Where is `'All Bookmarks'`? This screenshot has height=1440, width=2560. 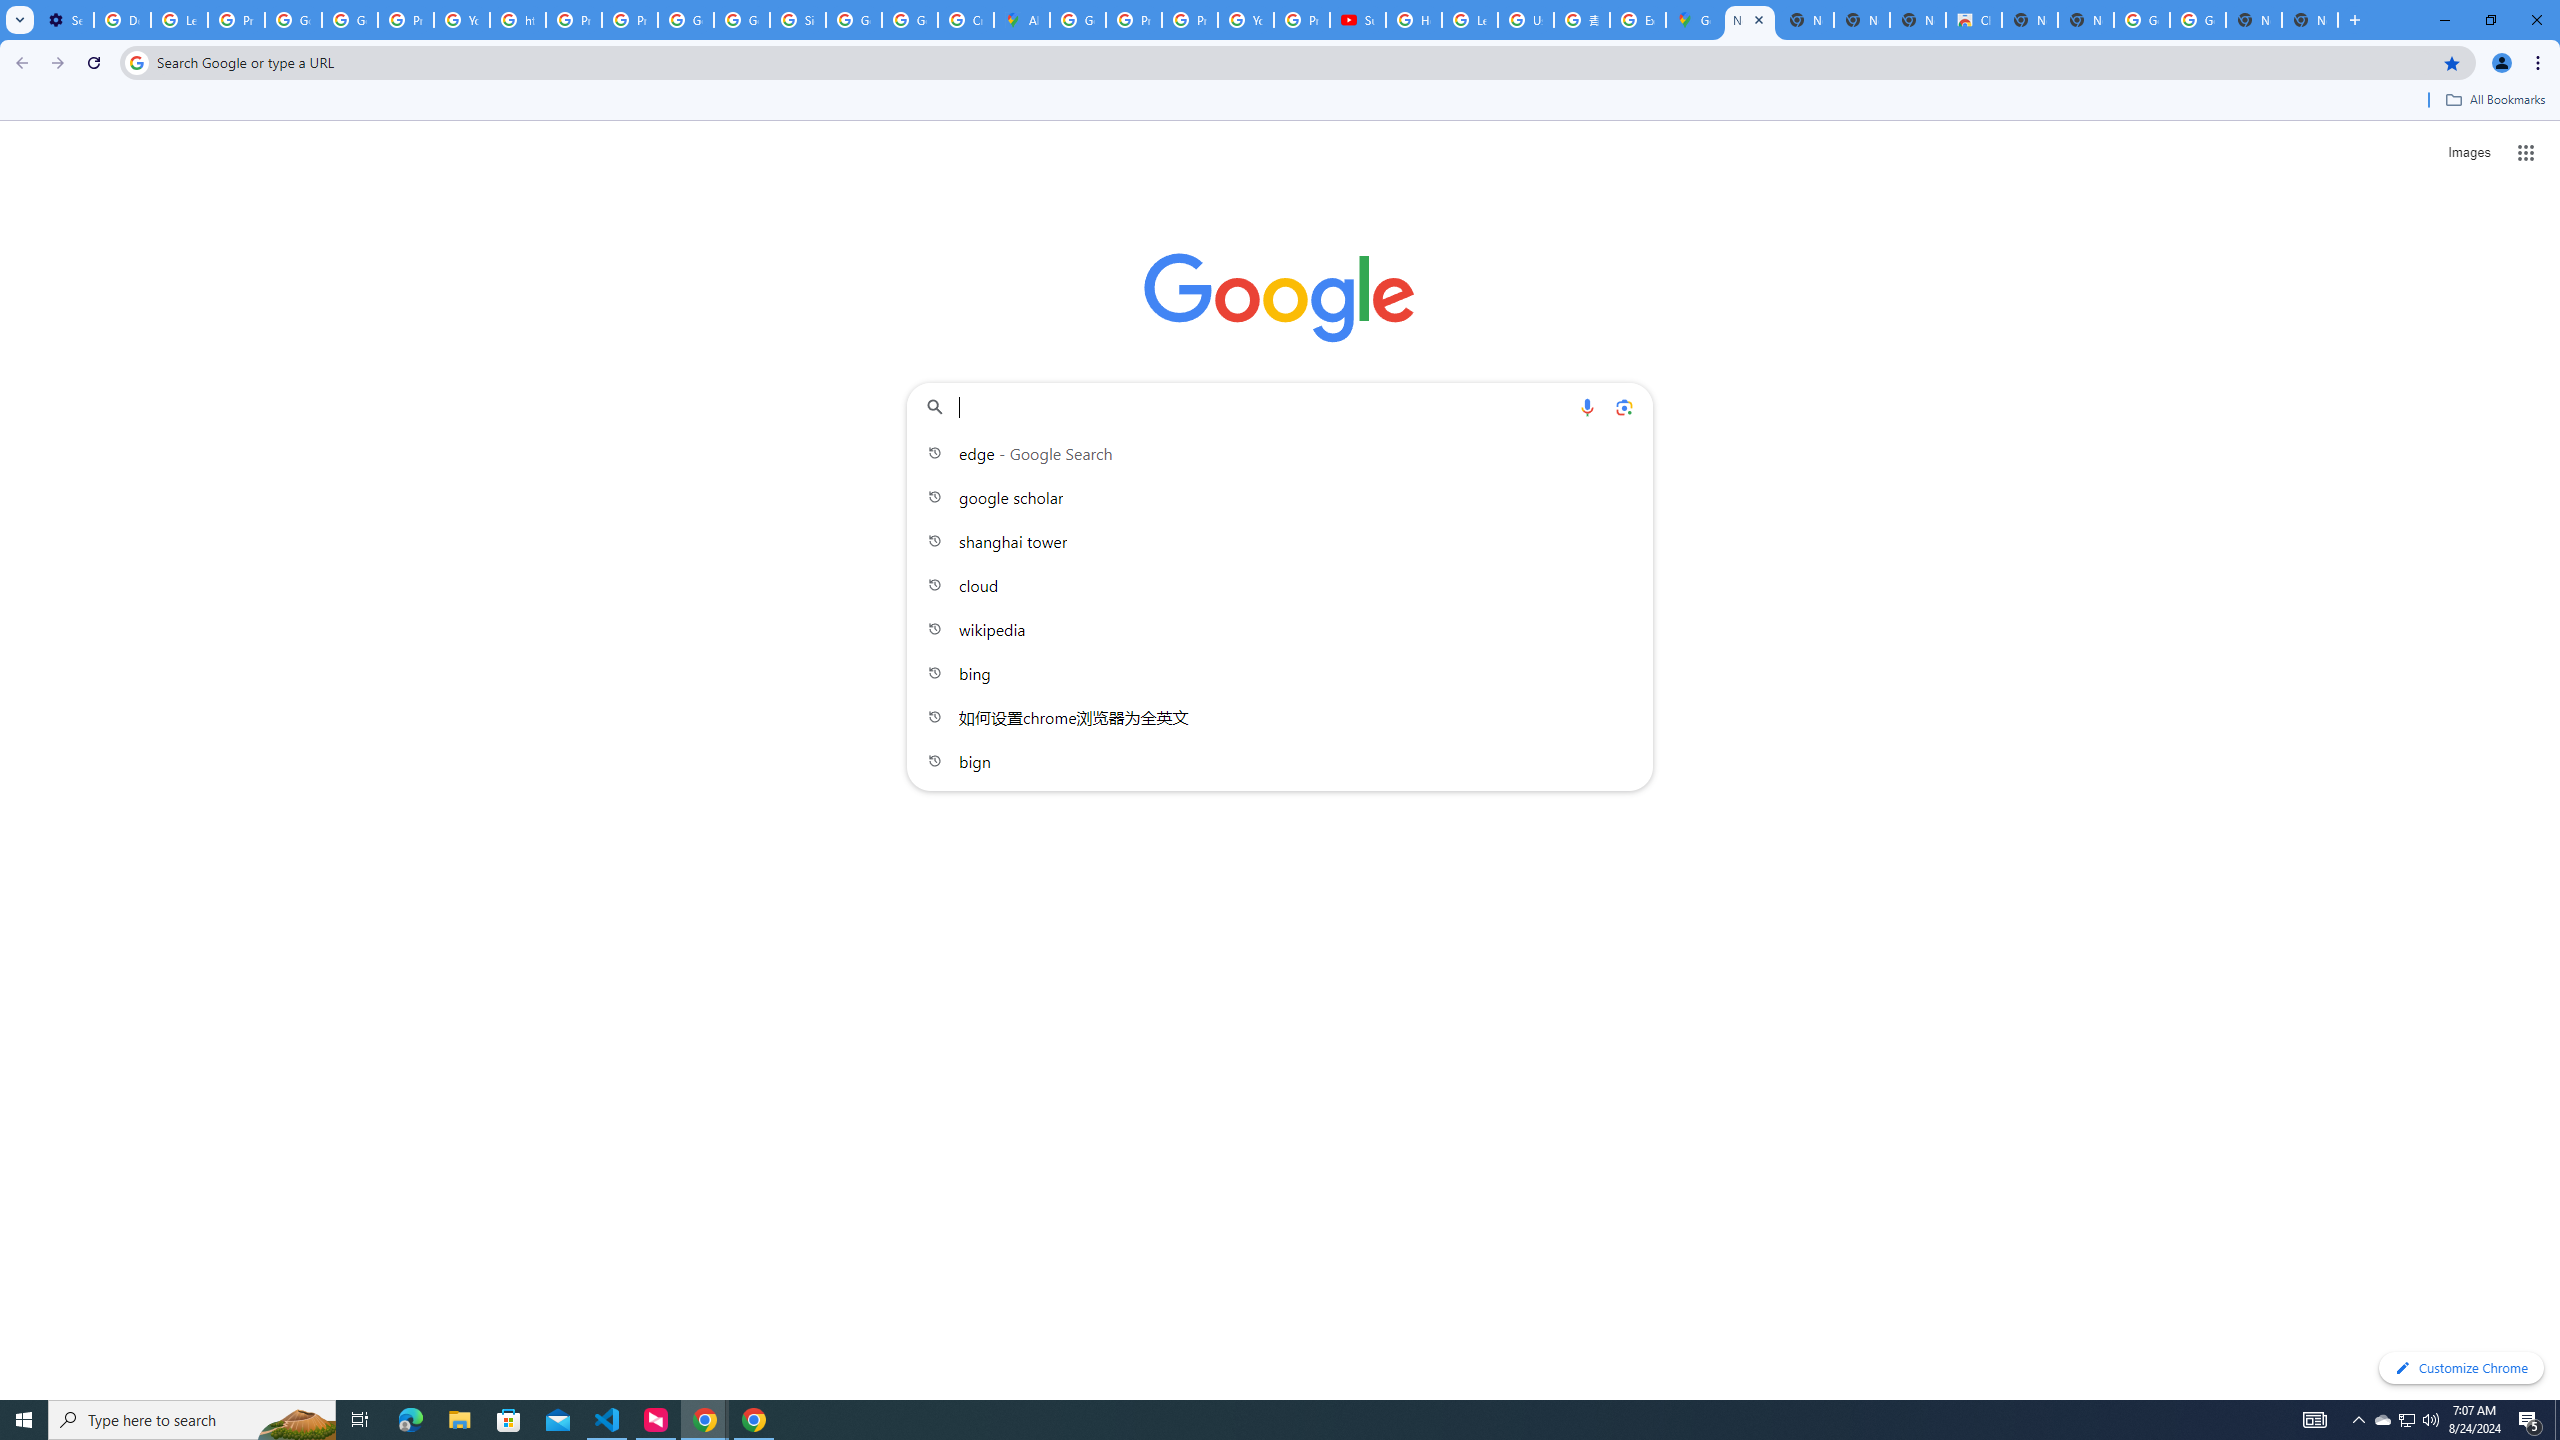
'All Bookmarks' is located at coordinates (2494, 99).